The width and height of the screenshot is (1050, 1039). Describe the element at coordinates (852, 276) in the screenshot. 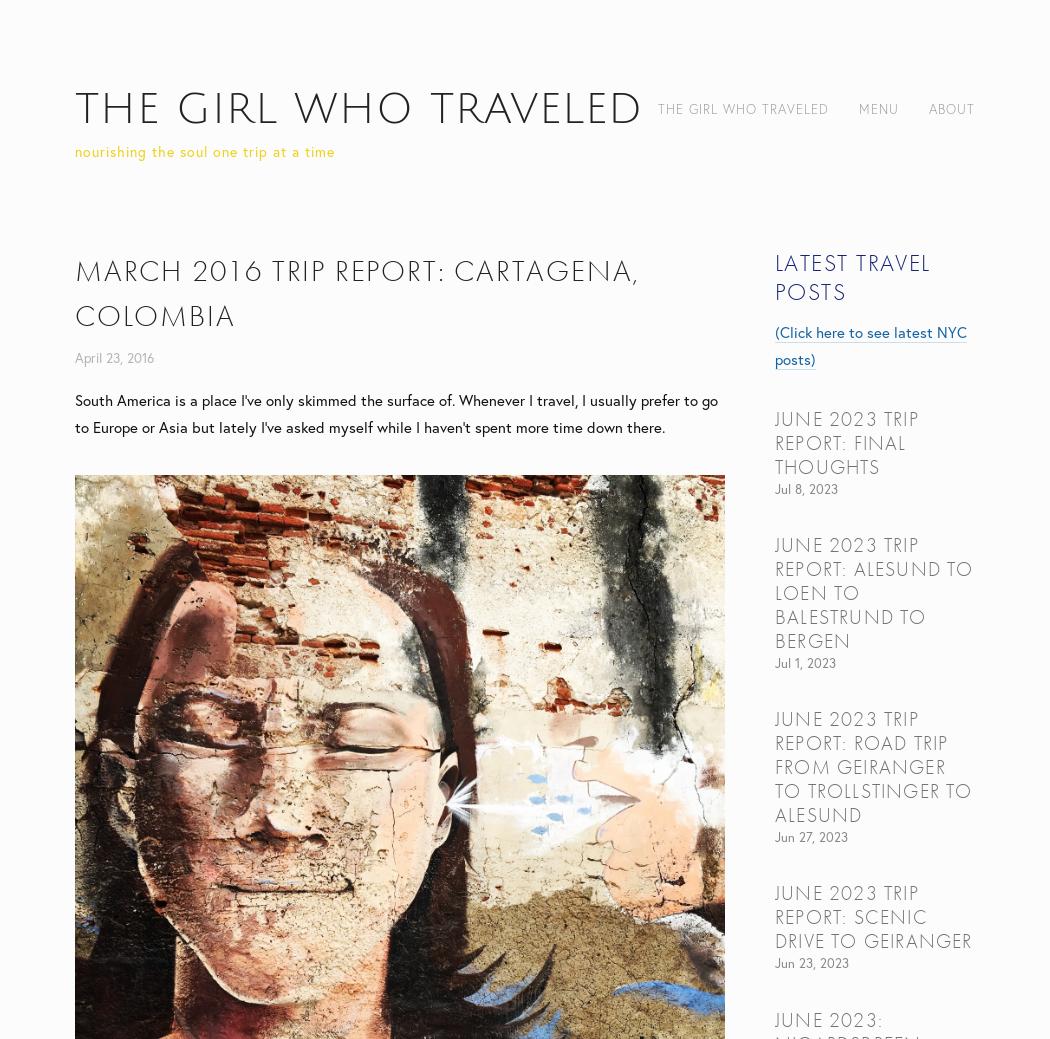

I see `'Latest Travel Posts'` at that location.